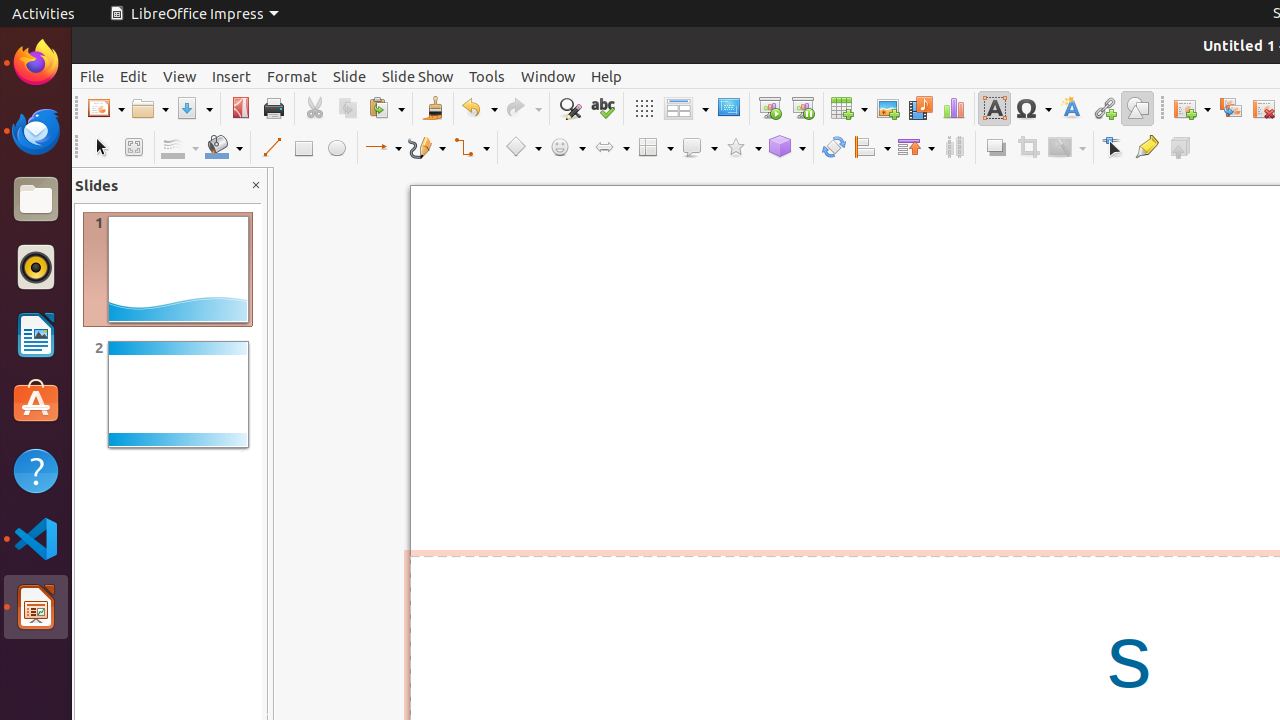 Image resolution: width=1280 pixels, height=720 pixels. What do you see at coordinates (654, 146) in the screenshot?
I see `'Flowchart Shapes'` at bounding box center [654, 146].